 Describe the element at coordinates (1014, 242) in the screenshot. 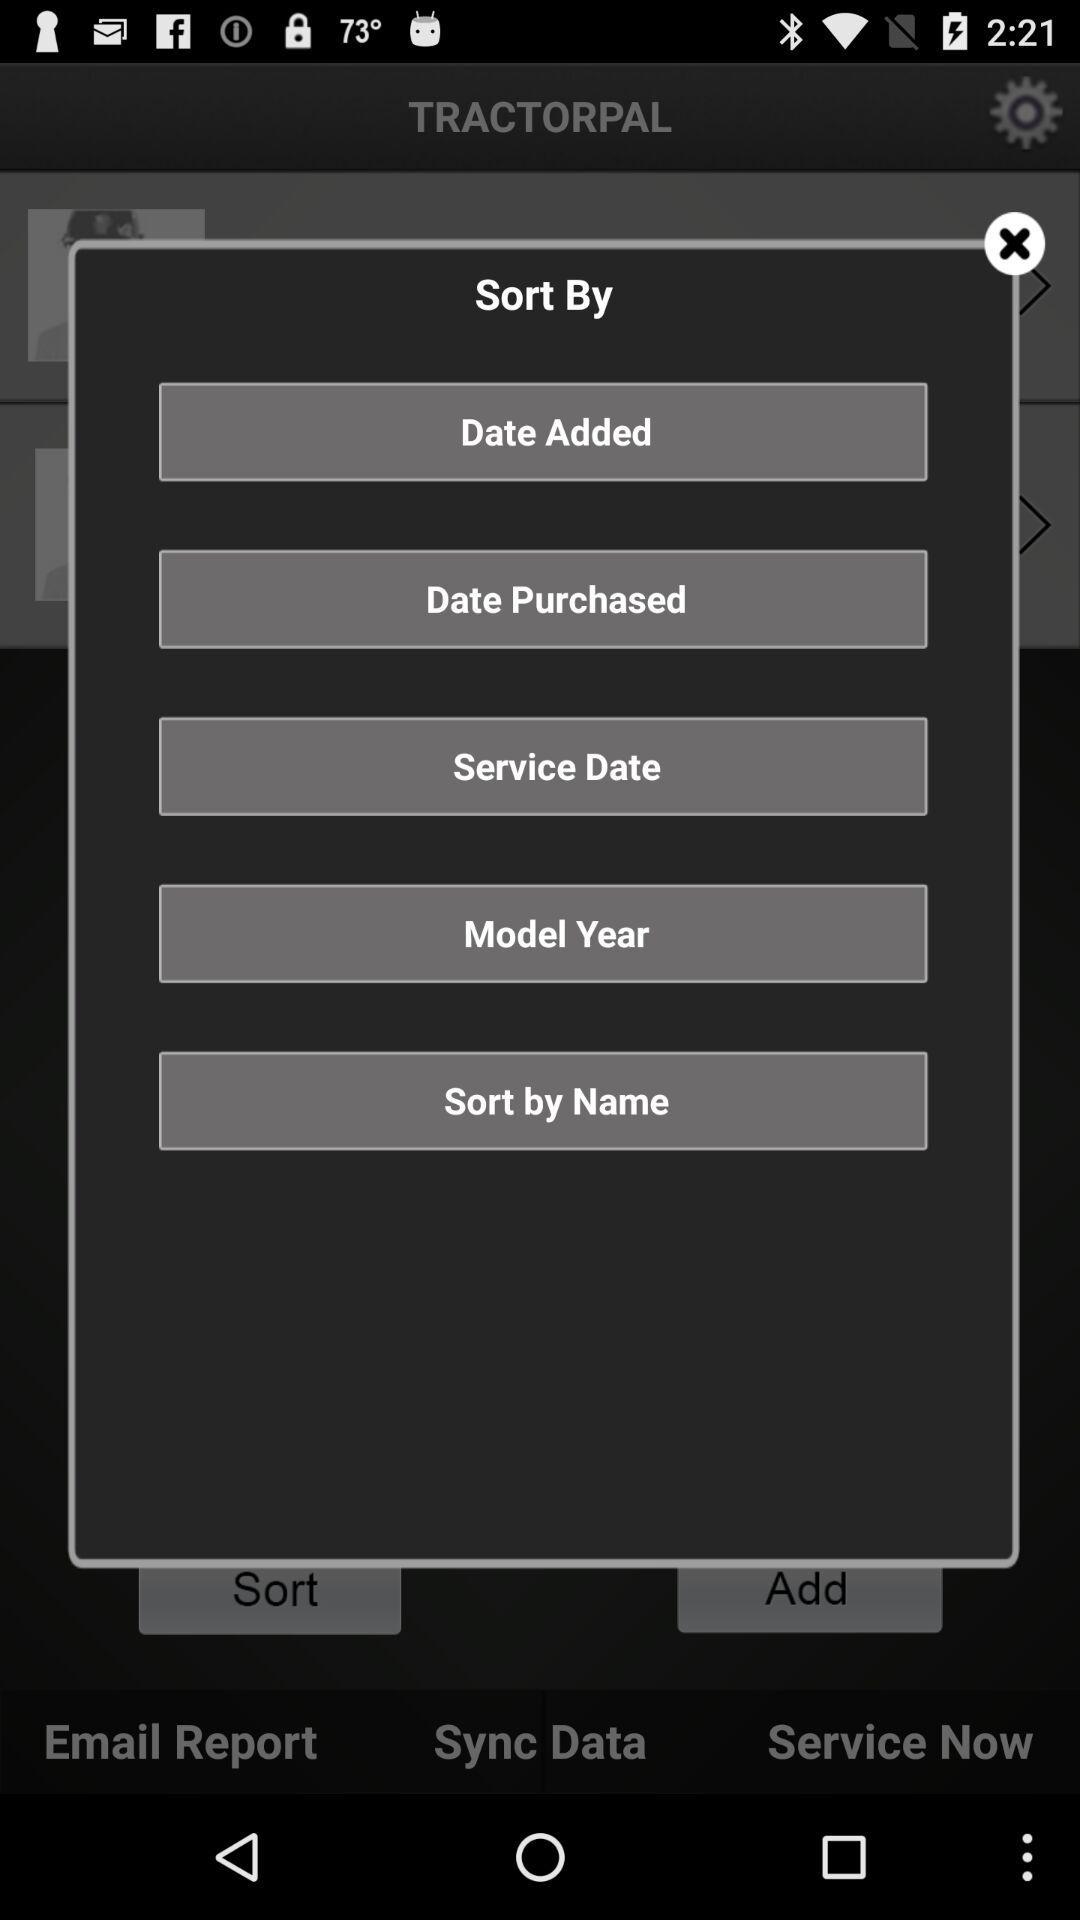

I see `the app next to sort by icon` at that location.